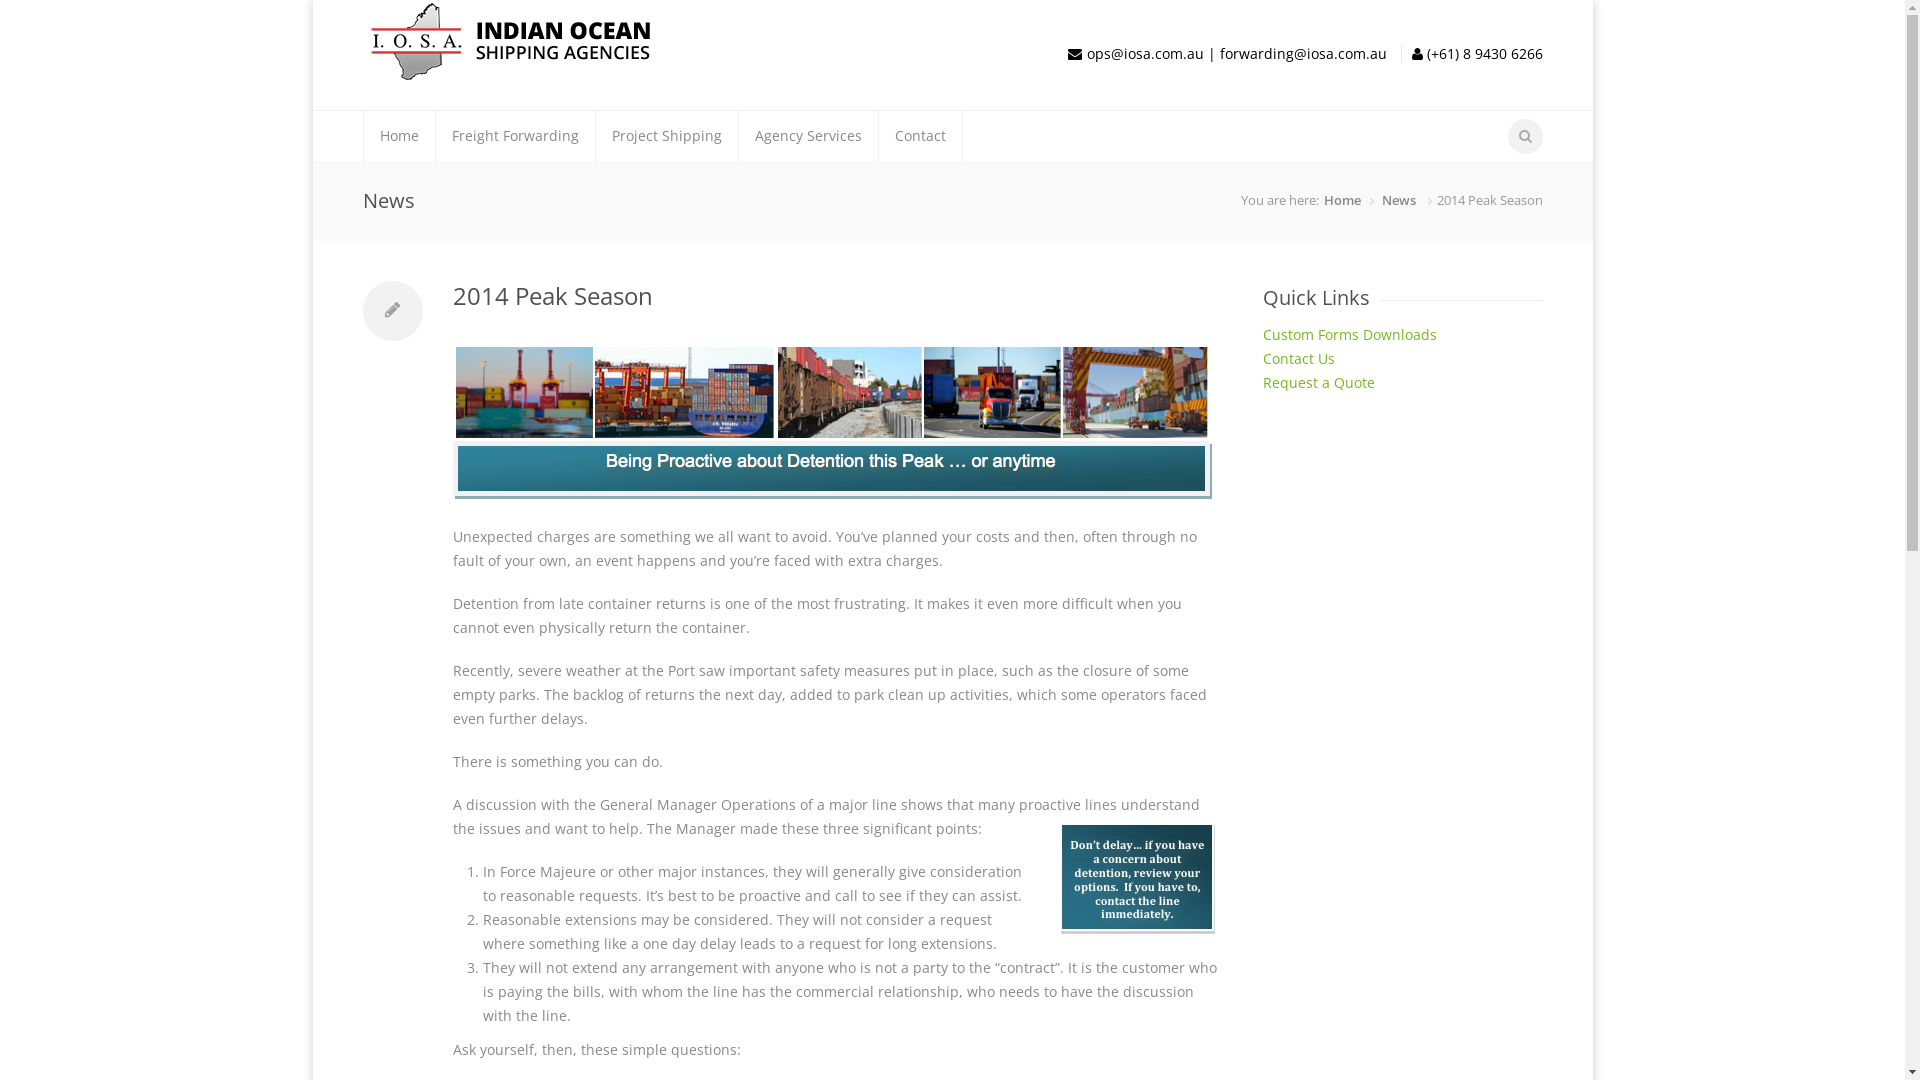 Image resolution: width=1920 pixels, height=1080 pixels. What do you see at coordinates (1261, 382) in the screenshot?
I see `'Request a Quote'` at bounding box center [1261, 382].